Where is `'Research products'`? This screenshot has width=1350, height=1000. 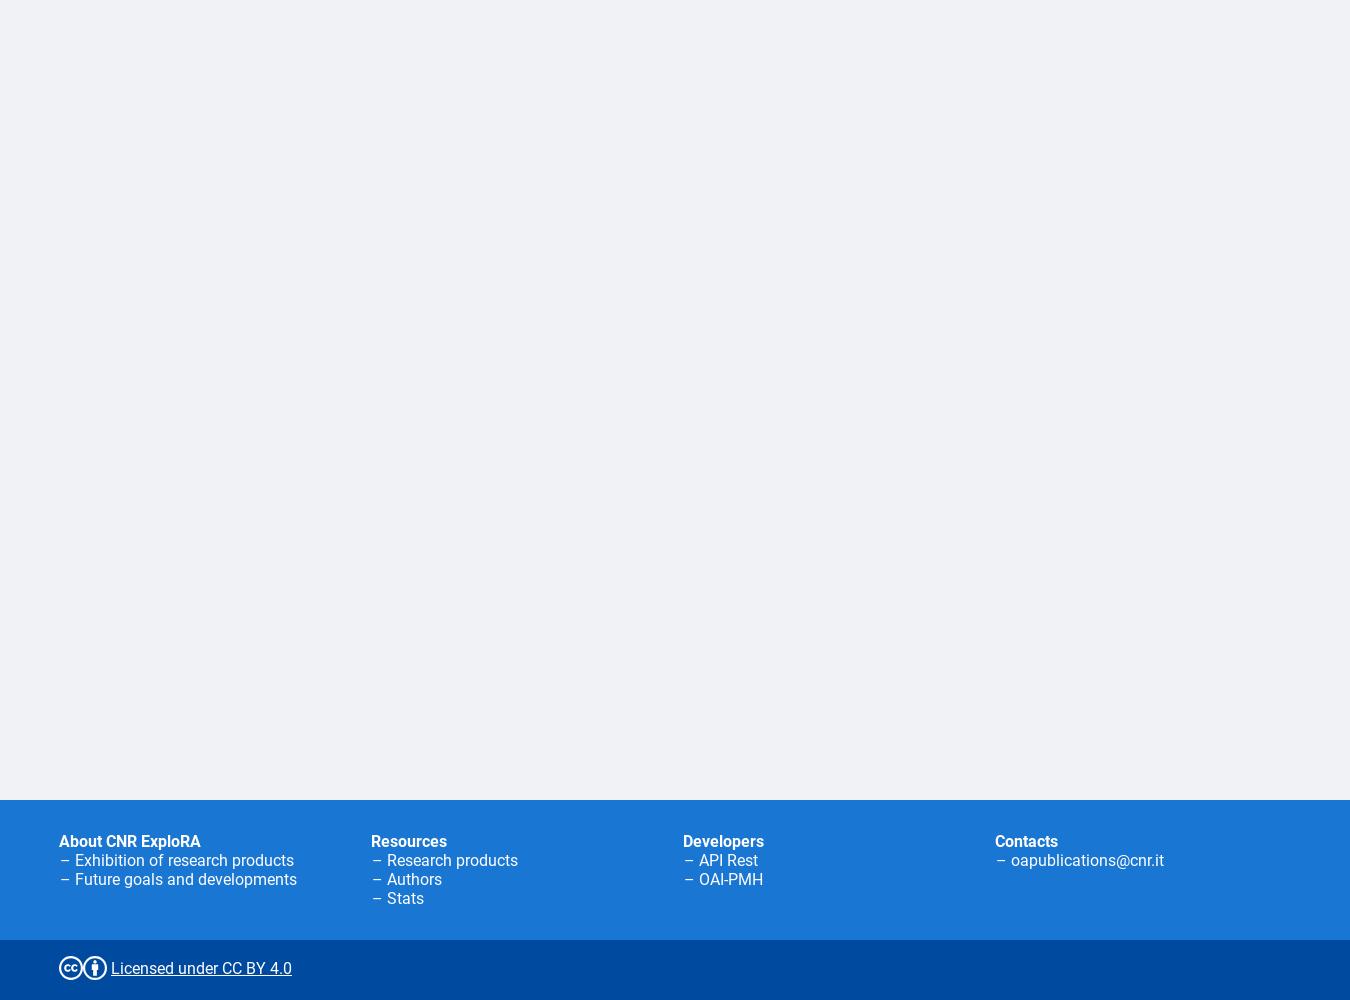
'Research products' is located at coordinates (451, 859).